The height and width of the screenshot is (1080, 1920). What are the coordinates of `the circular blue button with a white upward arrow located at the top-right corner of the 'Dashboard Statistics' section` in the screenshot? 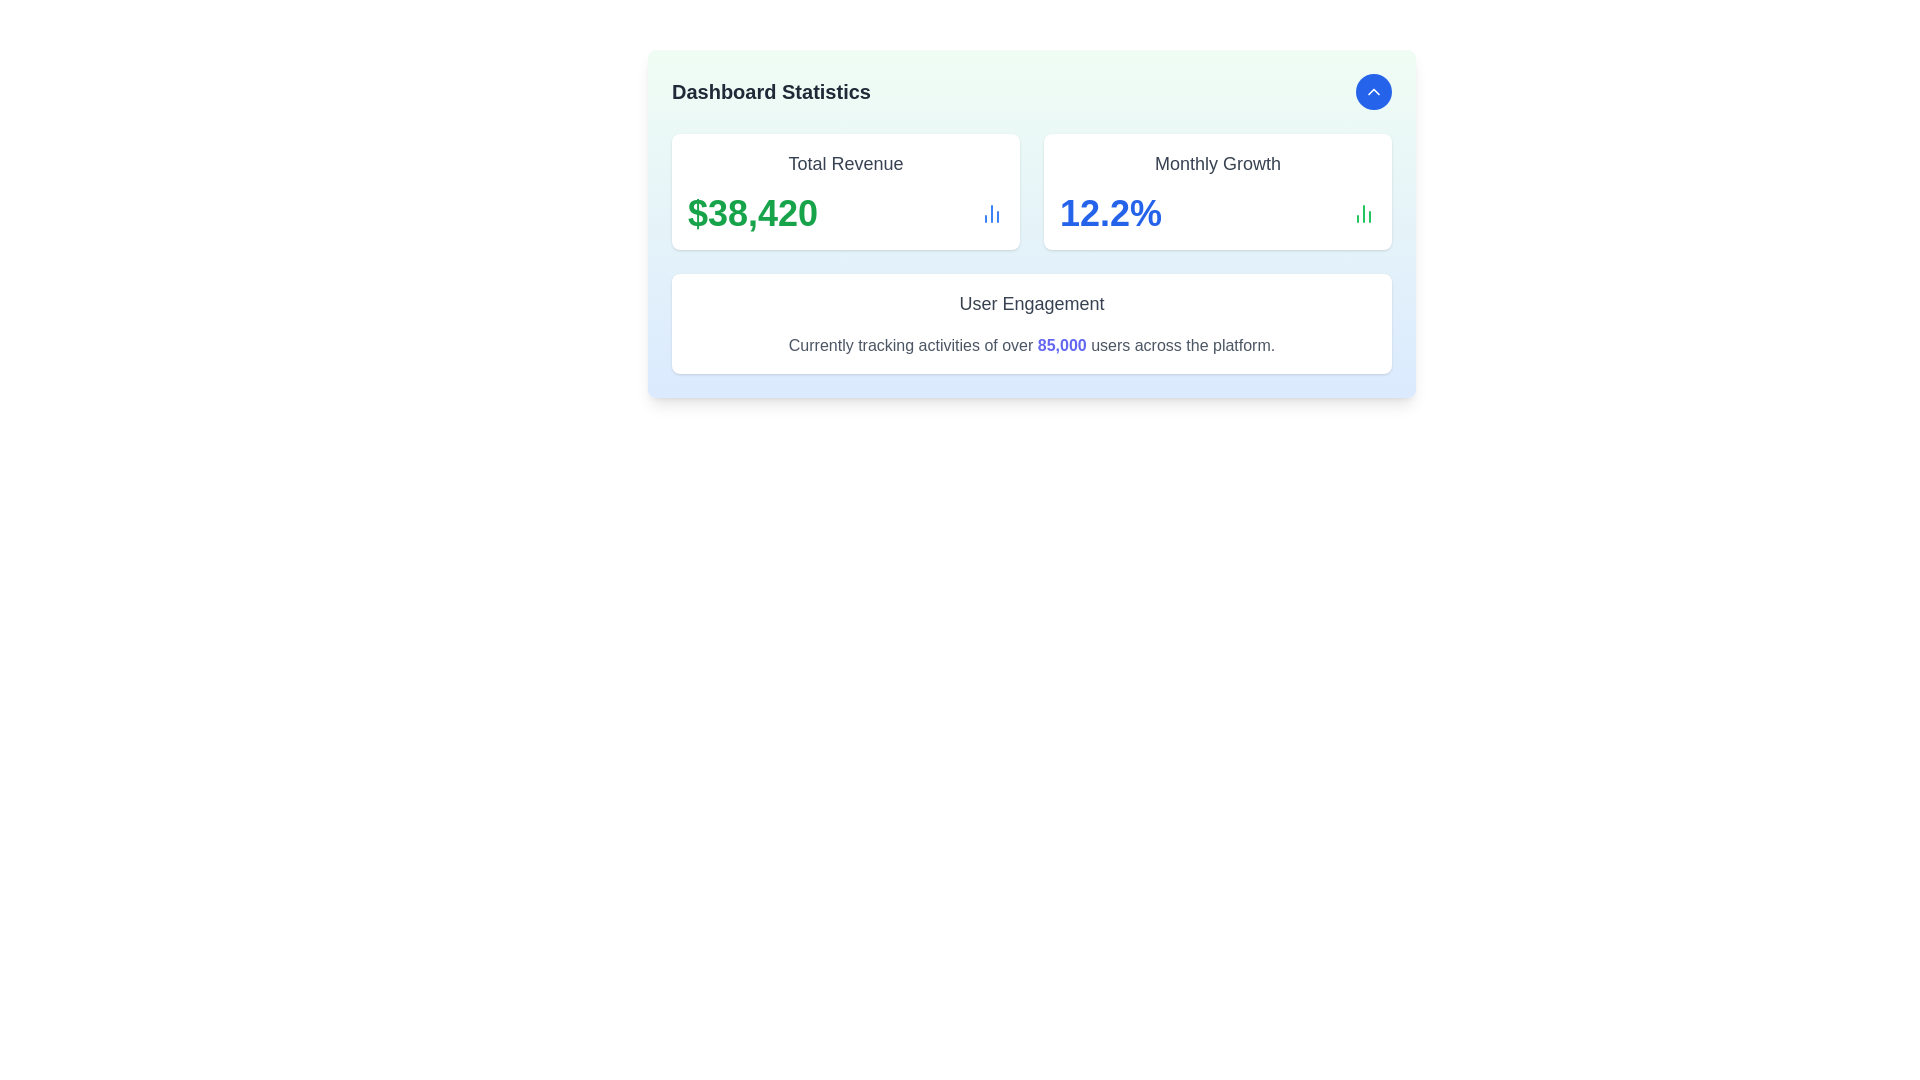 It's located at (1372, 92).